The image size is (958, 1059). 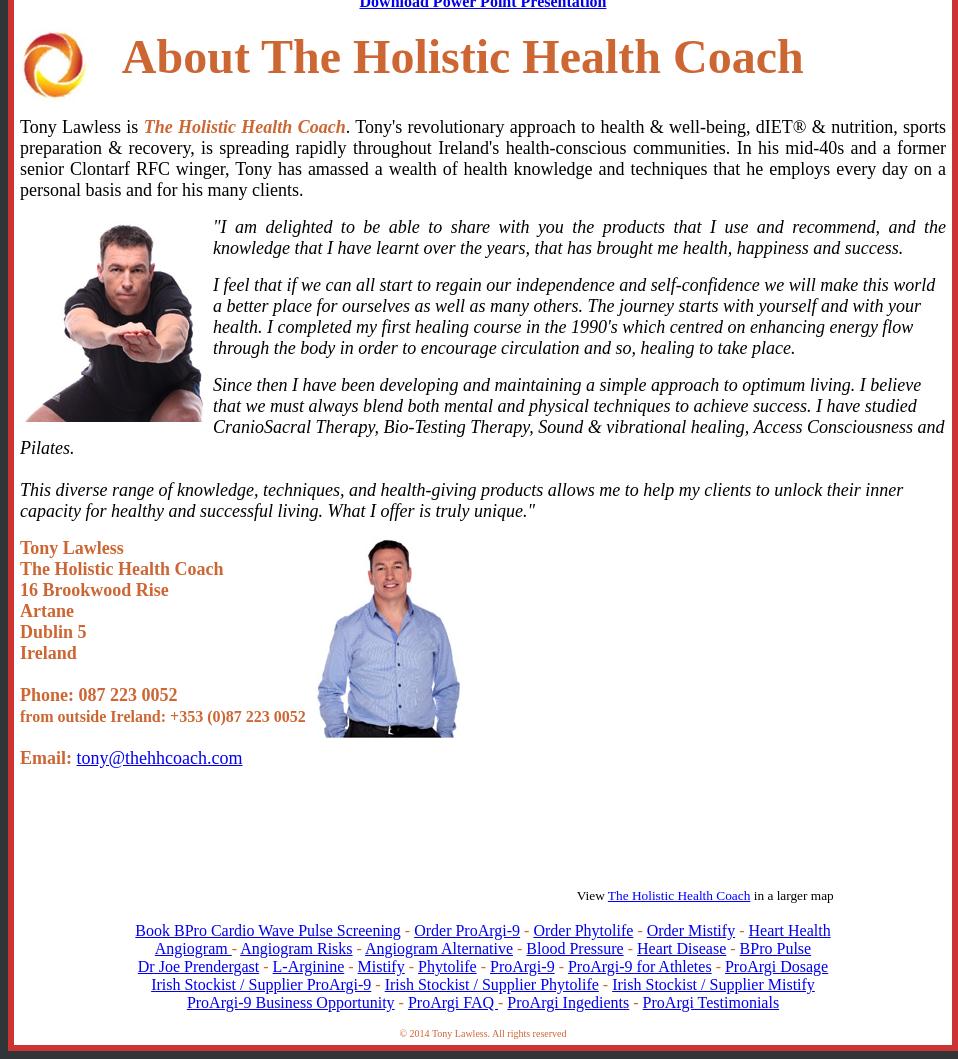 I want to click on 'from outside Ireland: +353 (0)87', so click(x=132, y=715).